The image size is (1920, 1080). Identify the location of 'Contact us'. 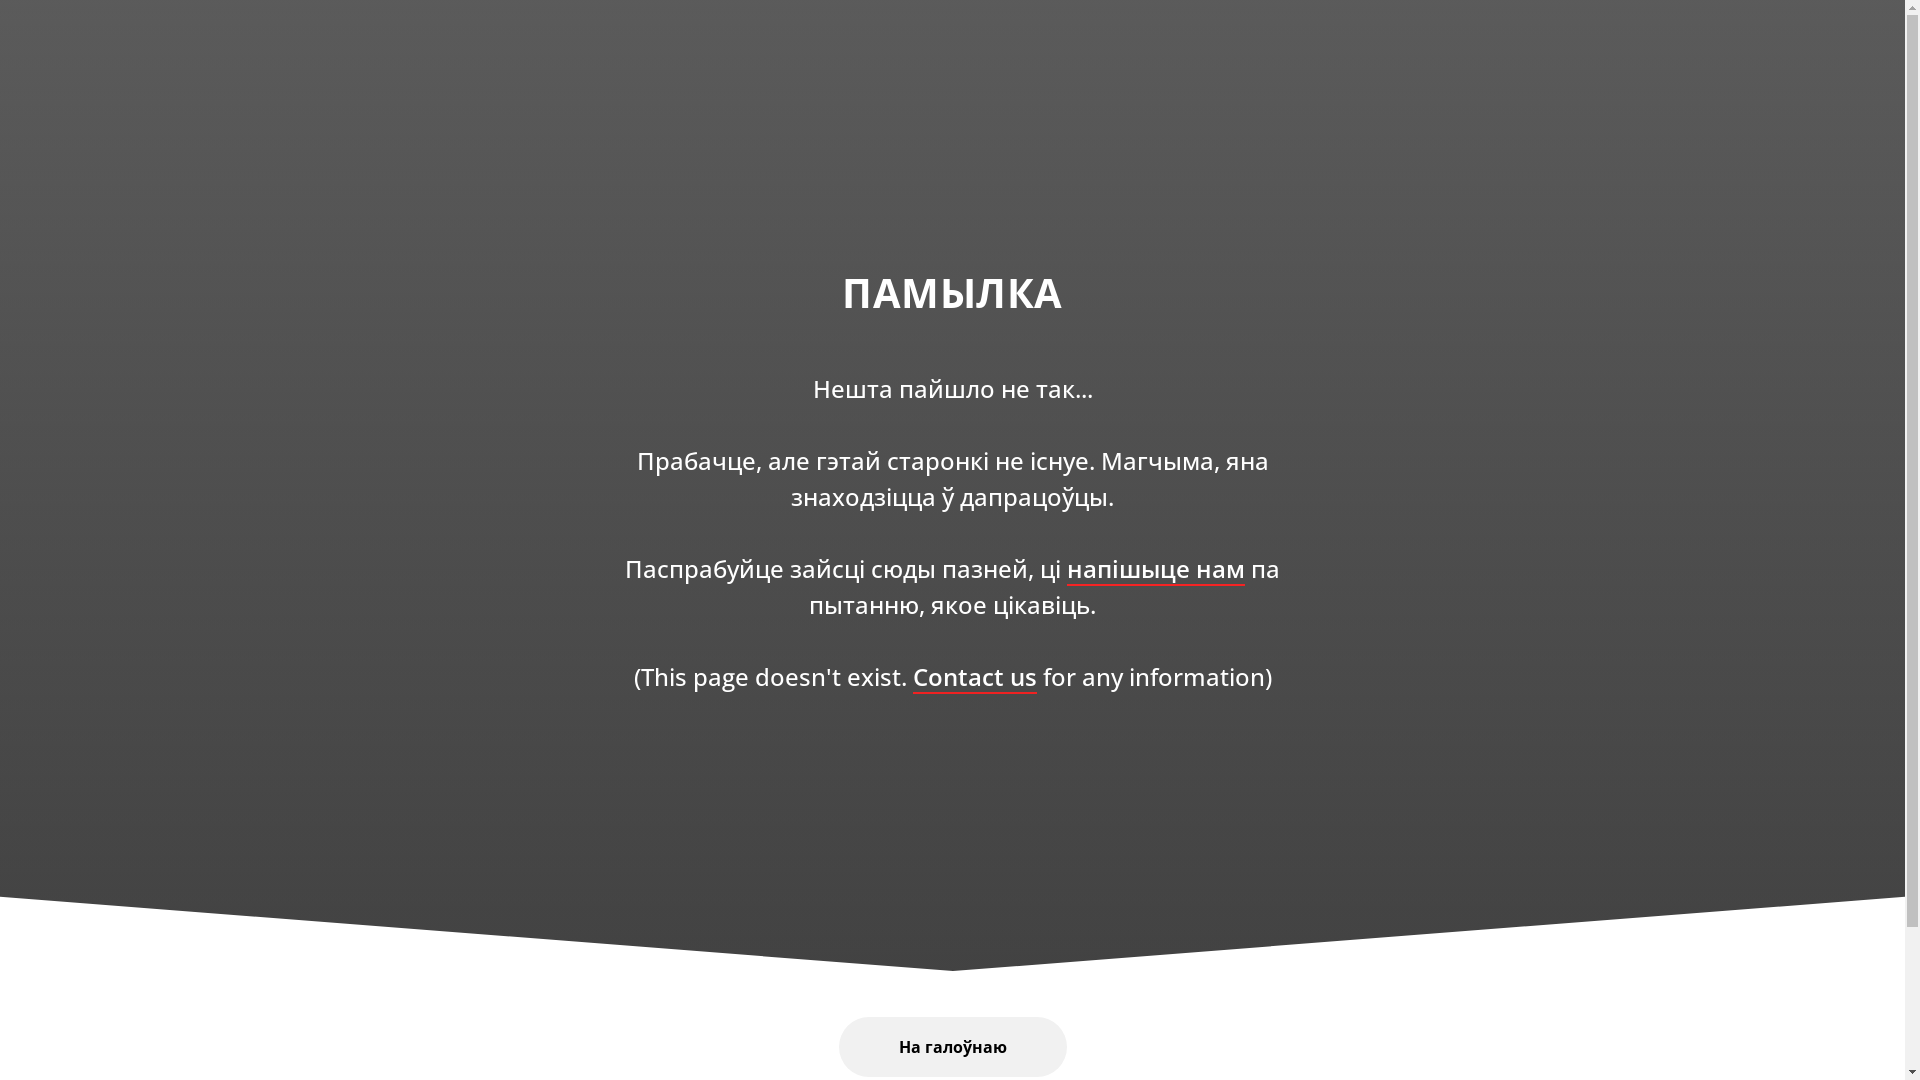
(974, 676).